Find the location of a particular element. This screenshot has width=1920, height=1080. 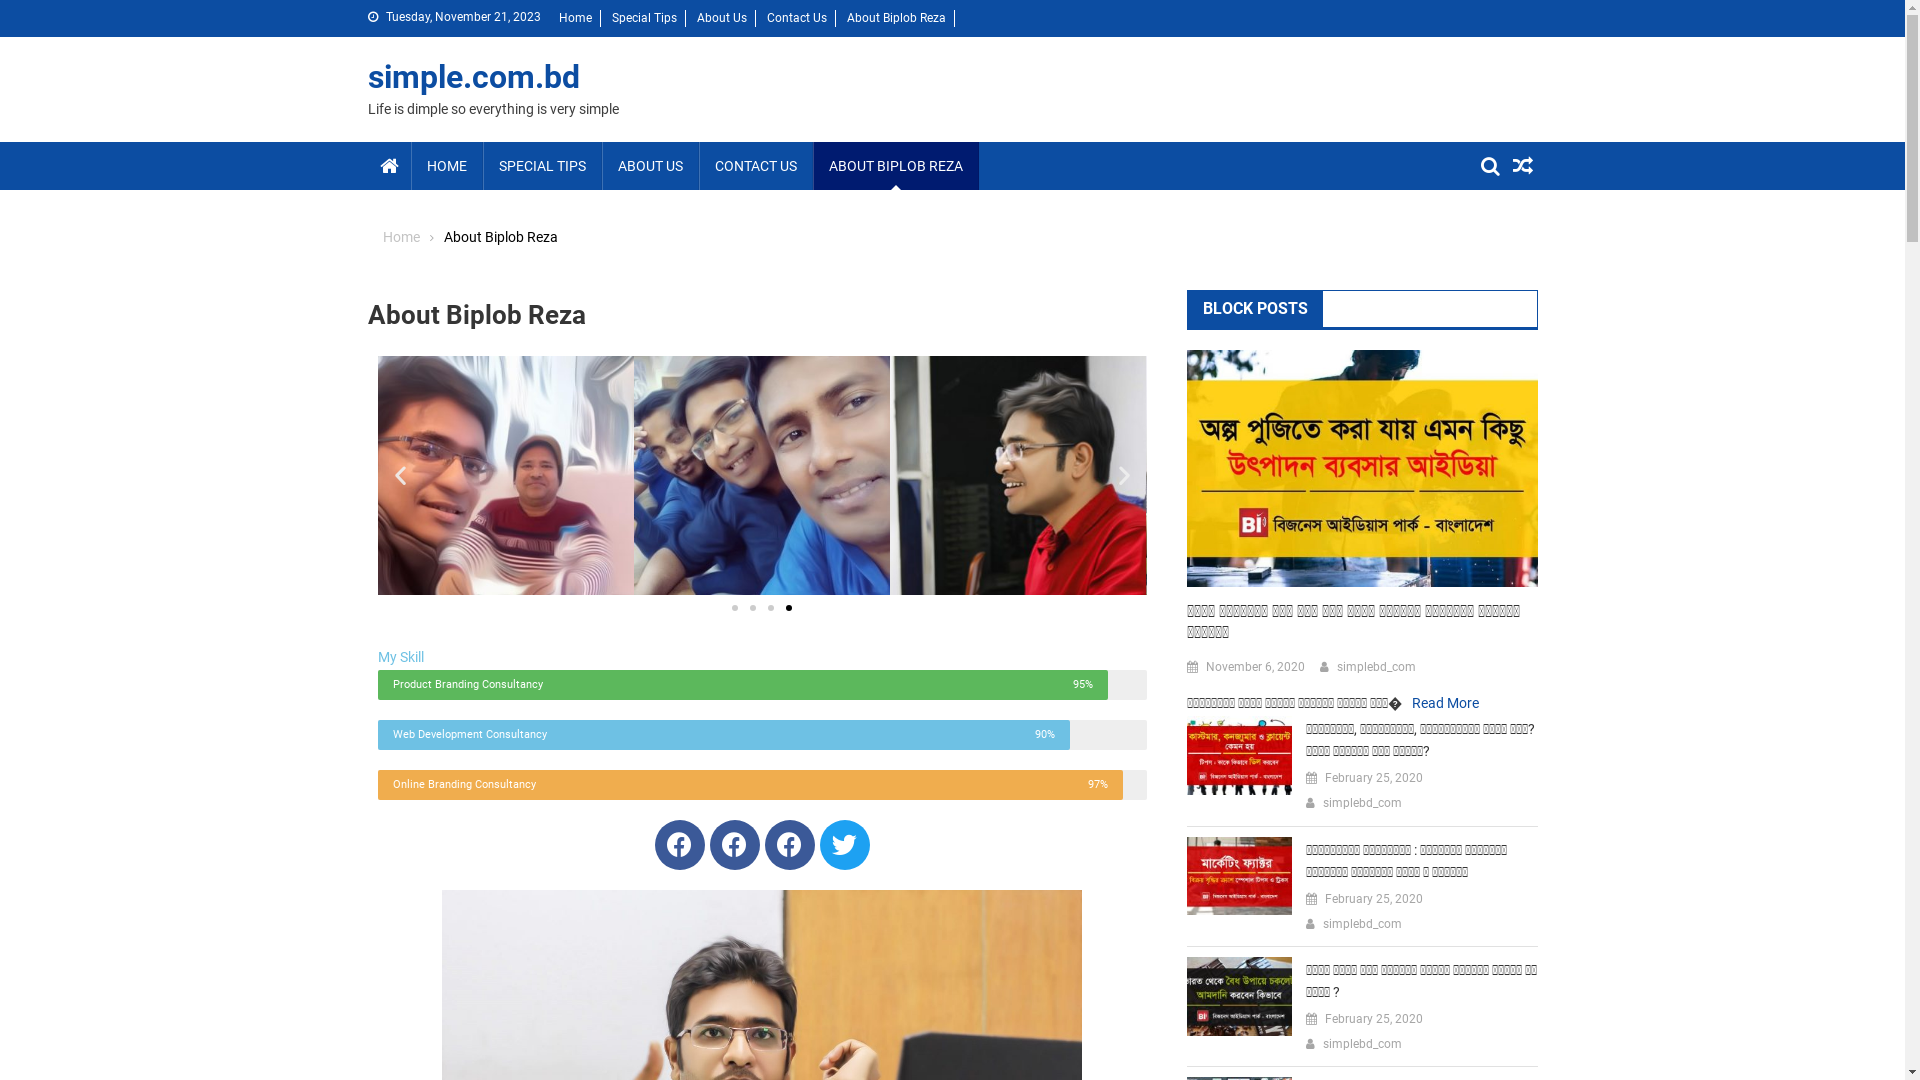

'Search' is located at coordinates (1494, 238).